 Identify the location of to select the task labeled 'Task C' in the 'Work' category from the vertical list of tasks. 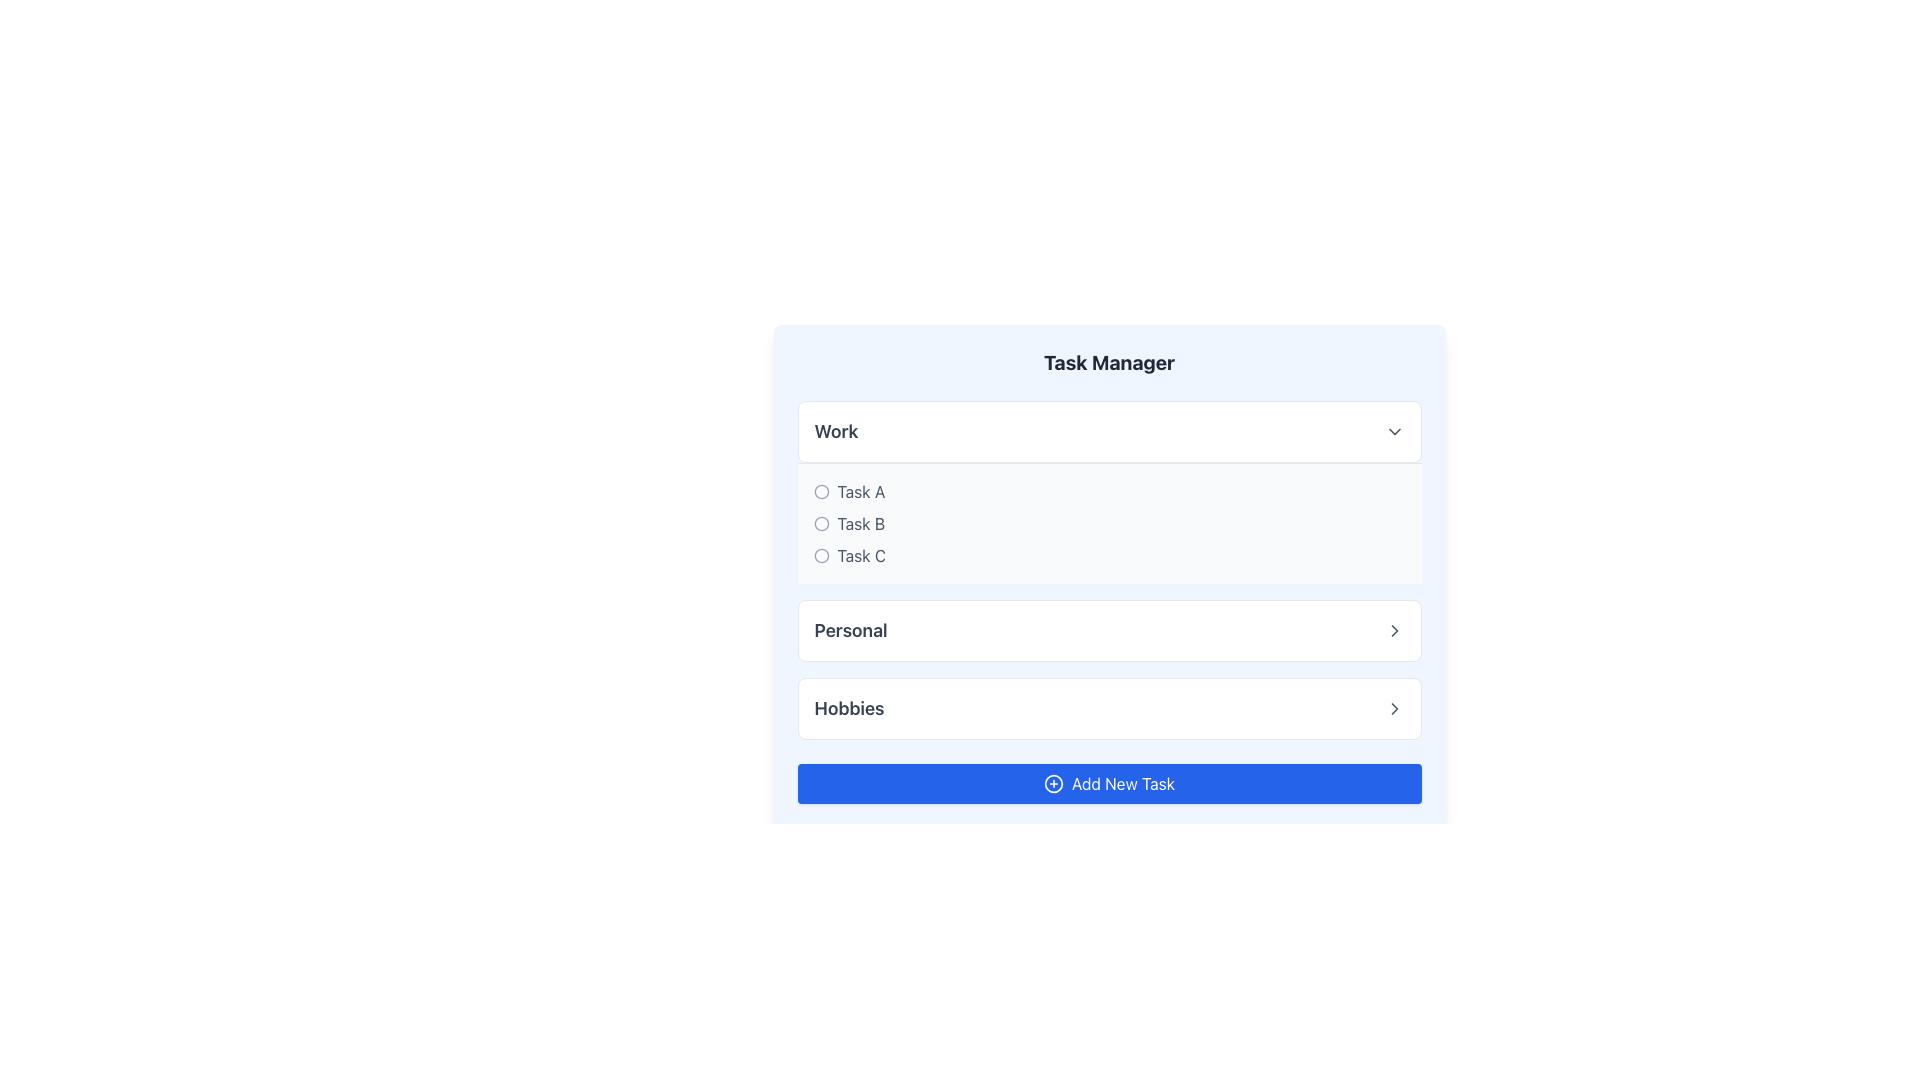
(1108, 555).